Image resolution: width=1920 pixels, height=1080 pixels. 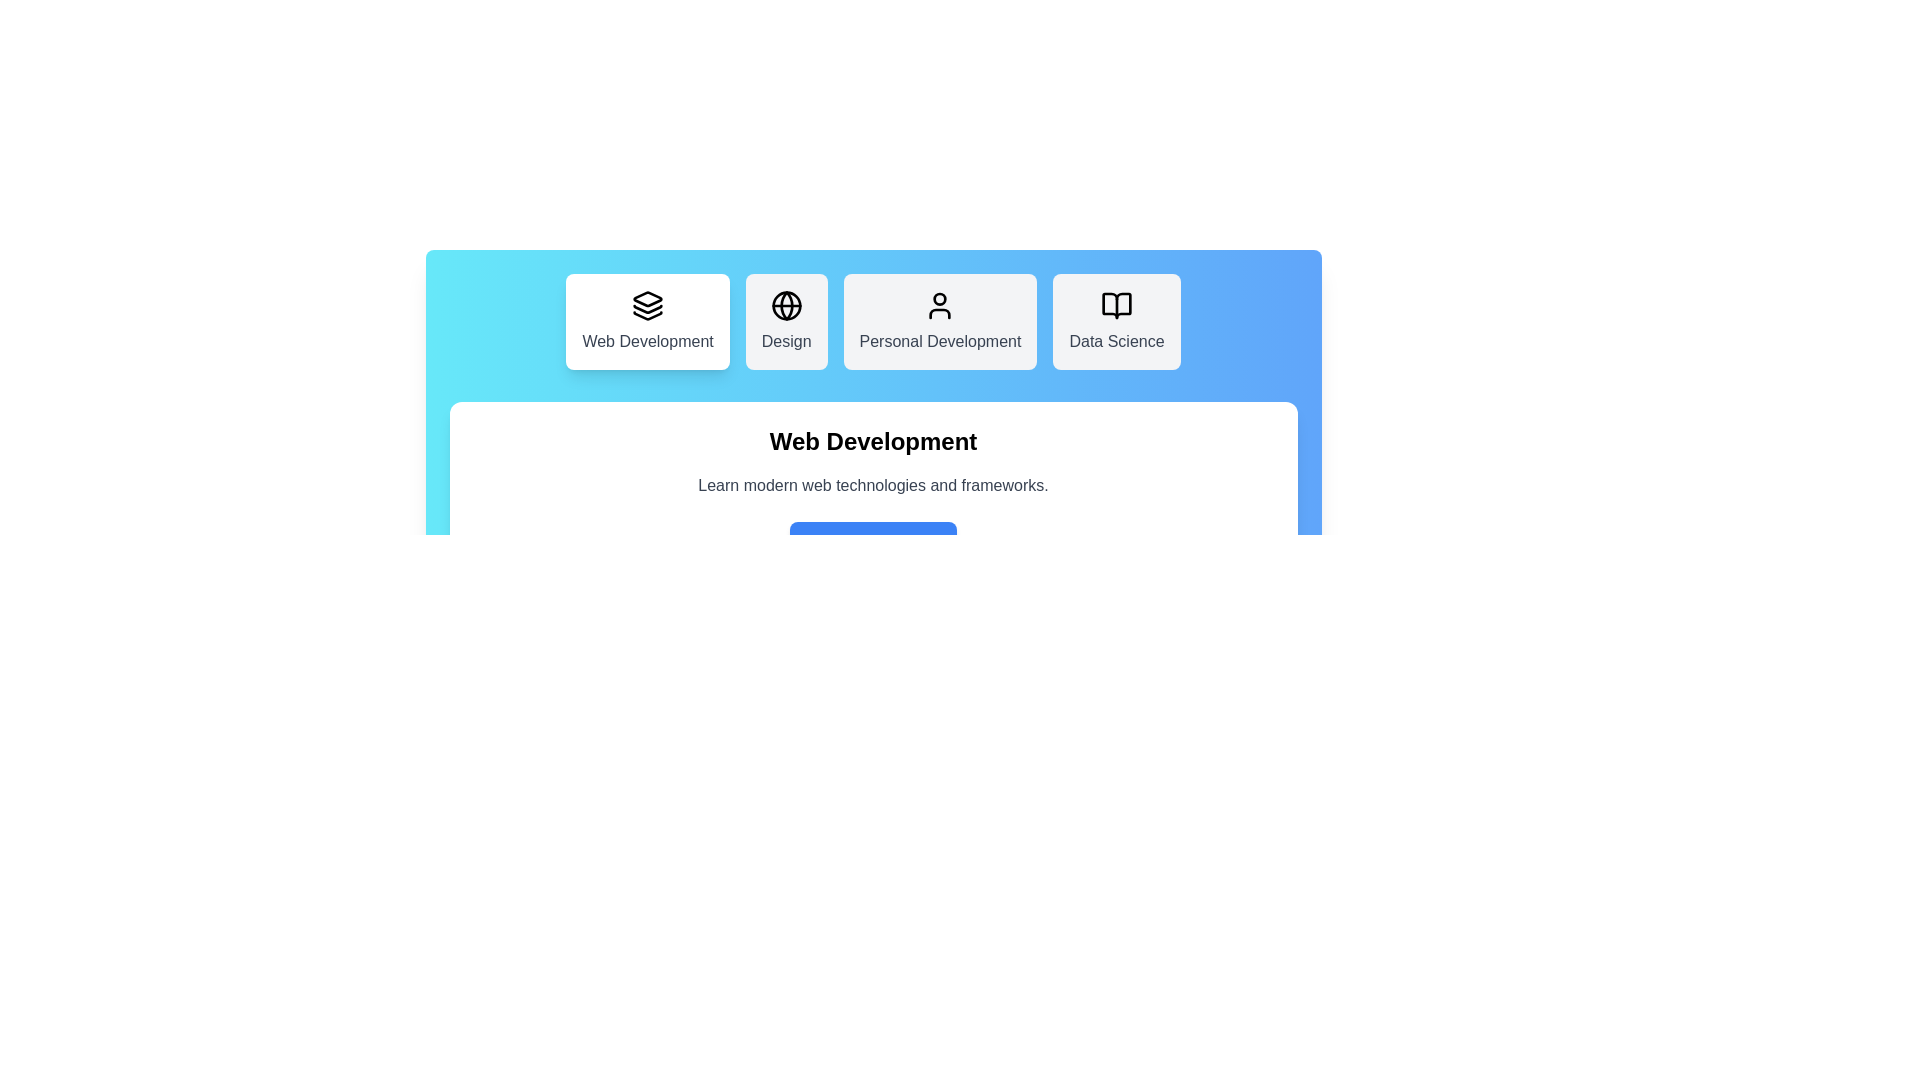 I want to click on the 'Explore Courses' button to proceed, so click(x=873, y=546).